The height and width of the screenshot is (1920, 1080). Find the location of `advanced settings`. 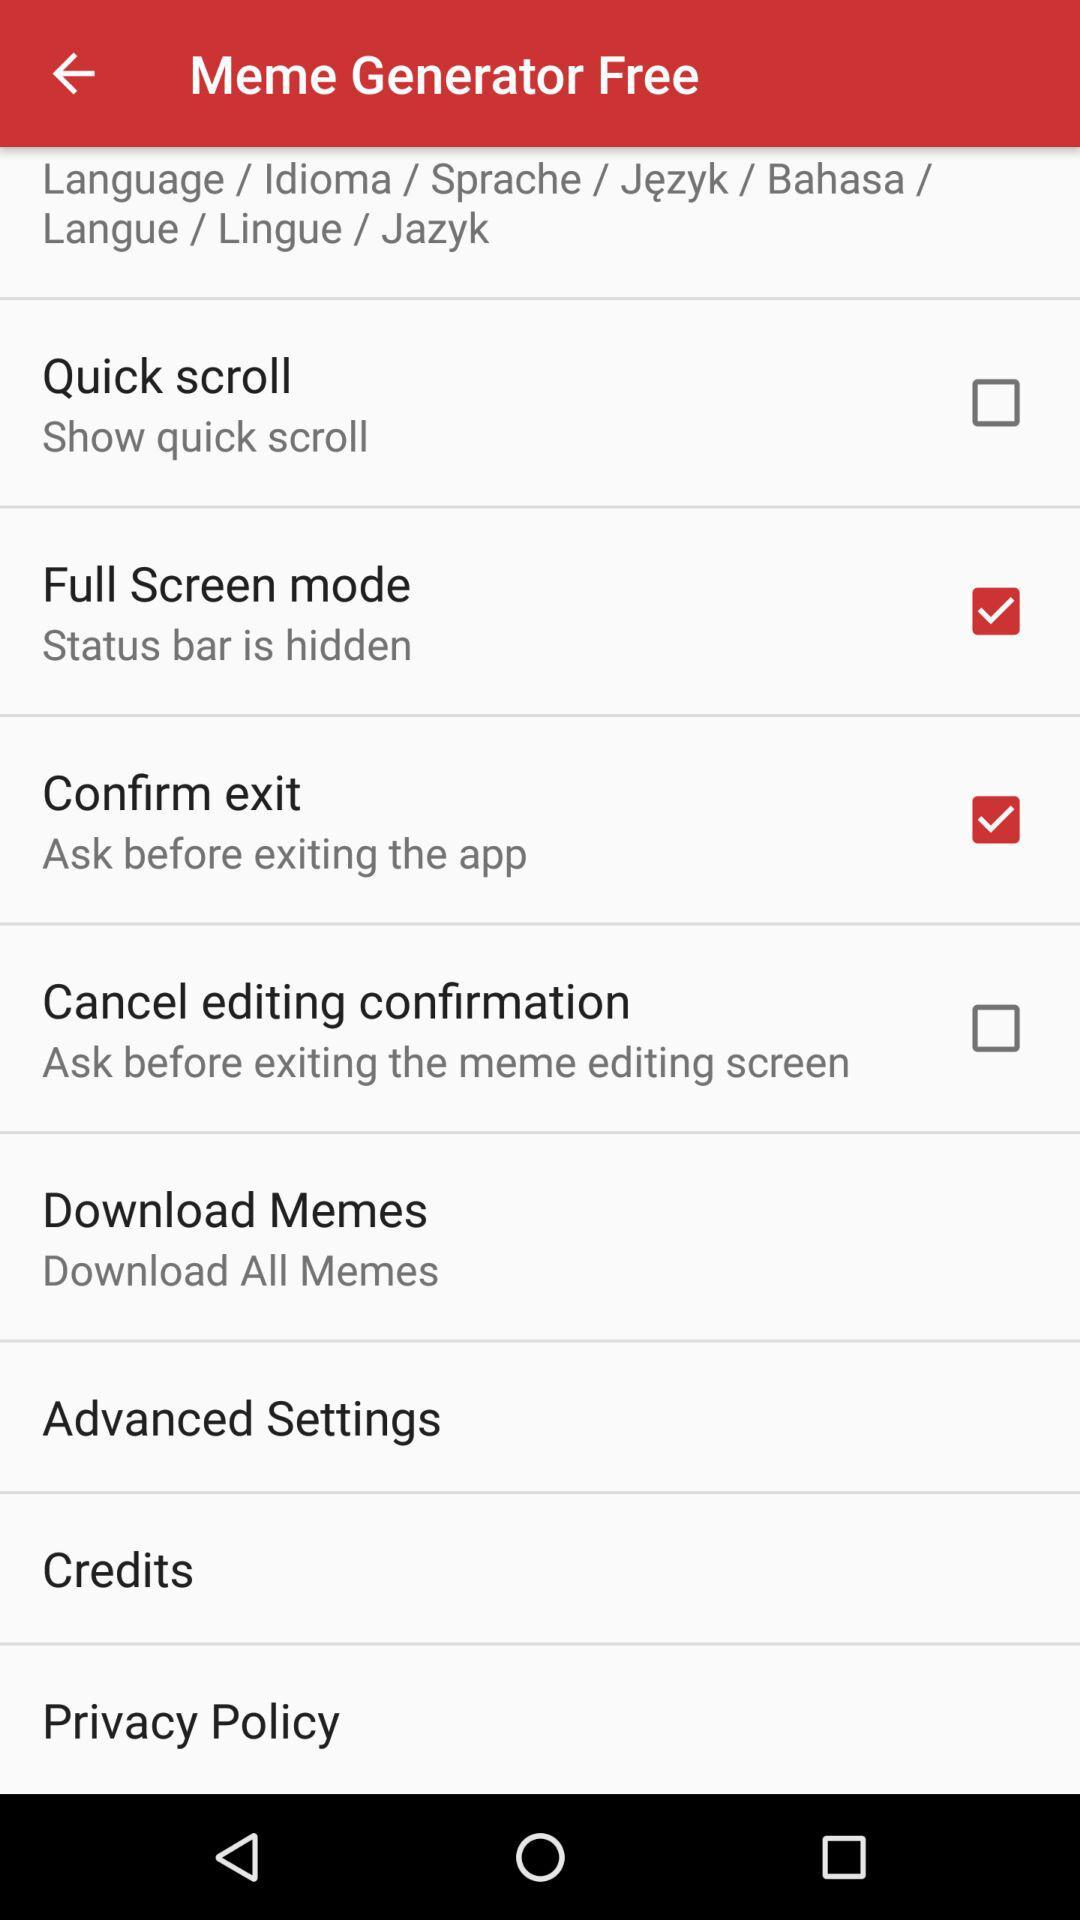

advanced settings is located at coordinates (240, 1415).